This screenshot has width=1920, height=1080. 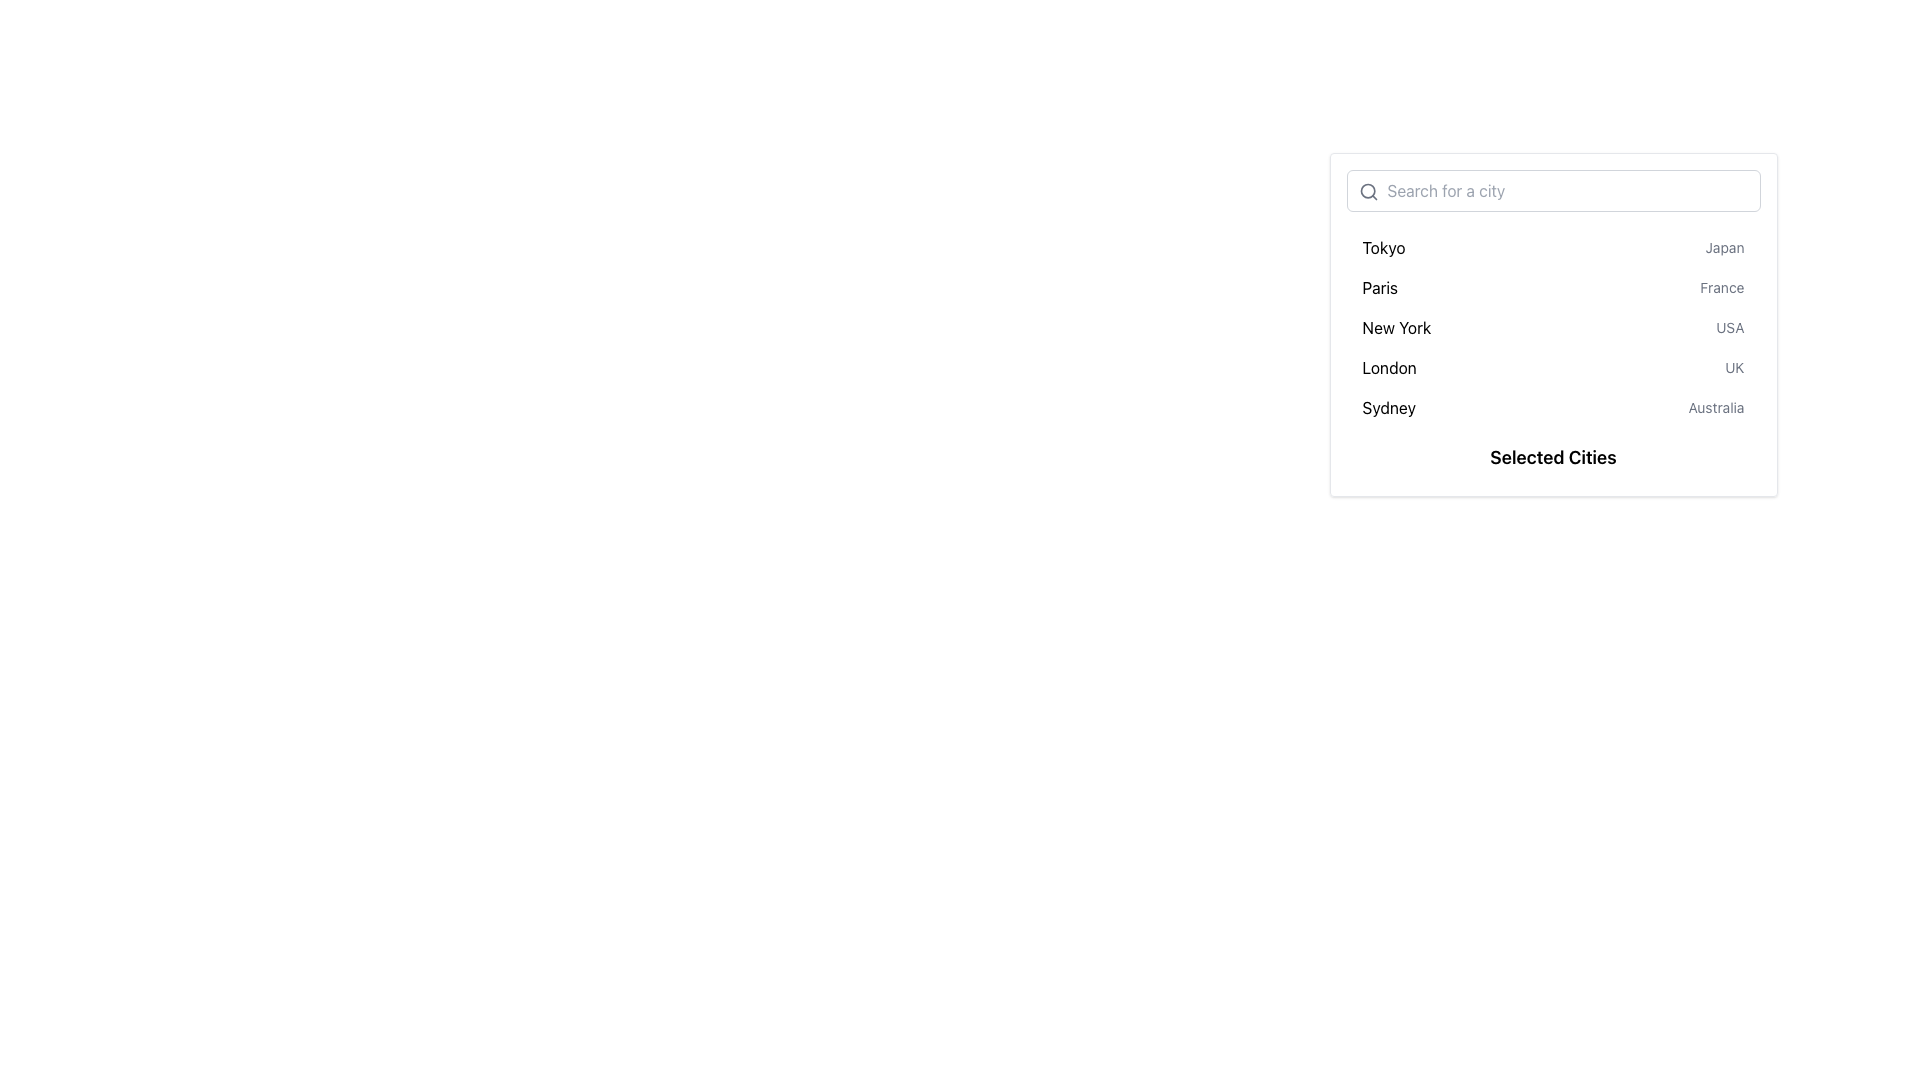 I want to click on the third row of the city selection panel which displays 'New York' on the left and 'USA' on the right, so click(x=1552, y=326).